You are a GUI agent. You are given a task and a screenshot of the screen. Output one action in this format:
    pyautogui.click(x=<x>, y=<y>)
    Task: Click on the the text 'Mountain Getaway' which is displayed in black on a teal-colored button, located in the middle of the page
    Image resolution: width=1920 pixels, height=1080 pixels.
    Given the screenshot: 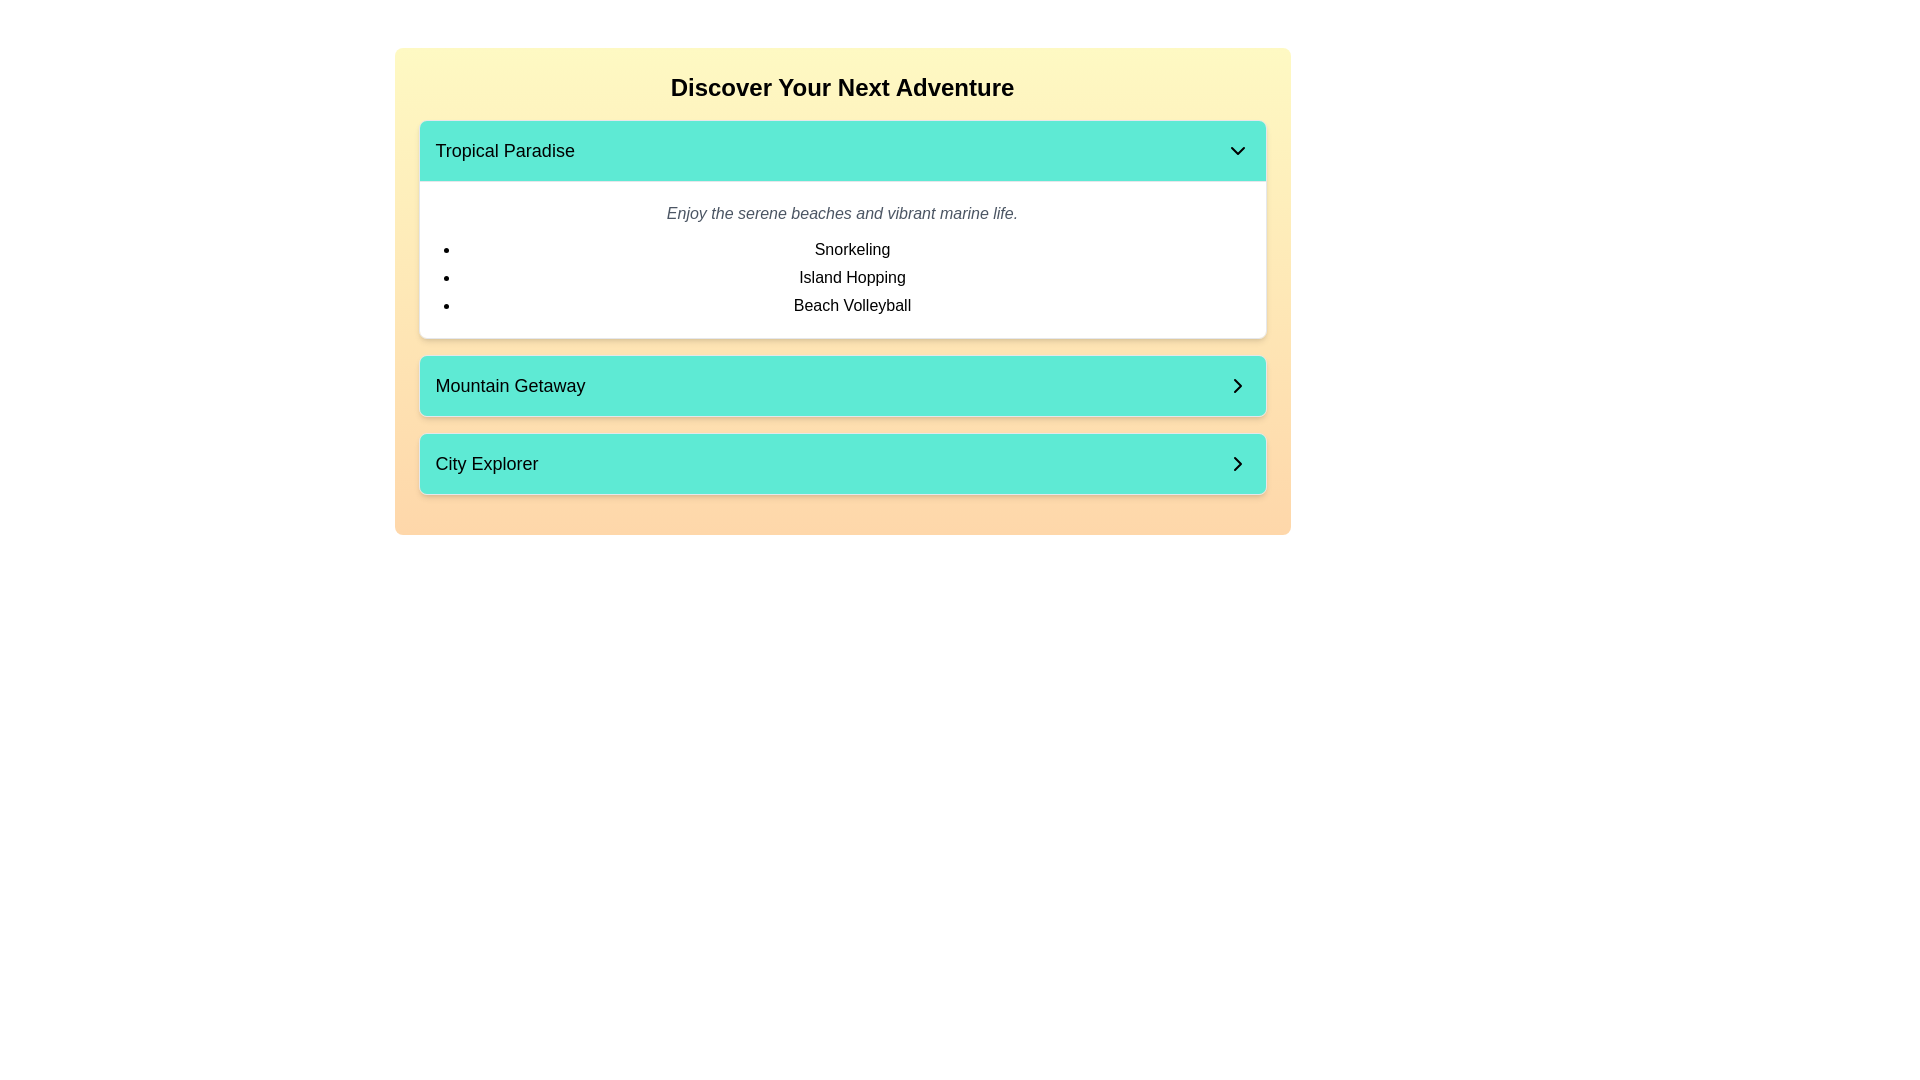 What is the action you would take?
    pyautogui.click(x=510, y=385)
    